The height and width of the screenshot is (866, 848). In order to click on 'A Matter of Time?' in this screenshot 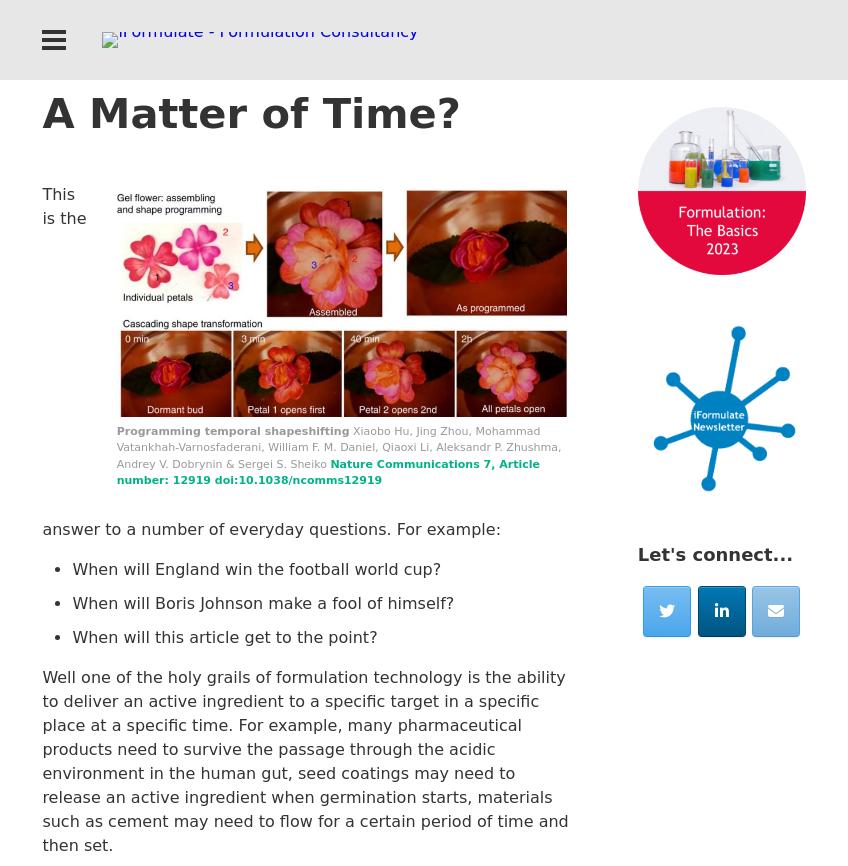, I will do `click(250, 113)`.